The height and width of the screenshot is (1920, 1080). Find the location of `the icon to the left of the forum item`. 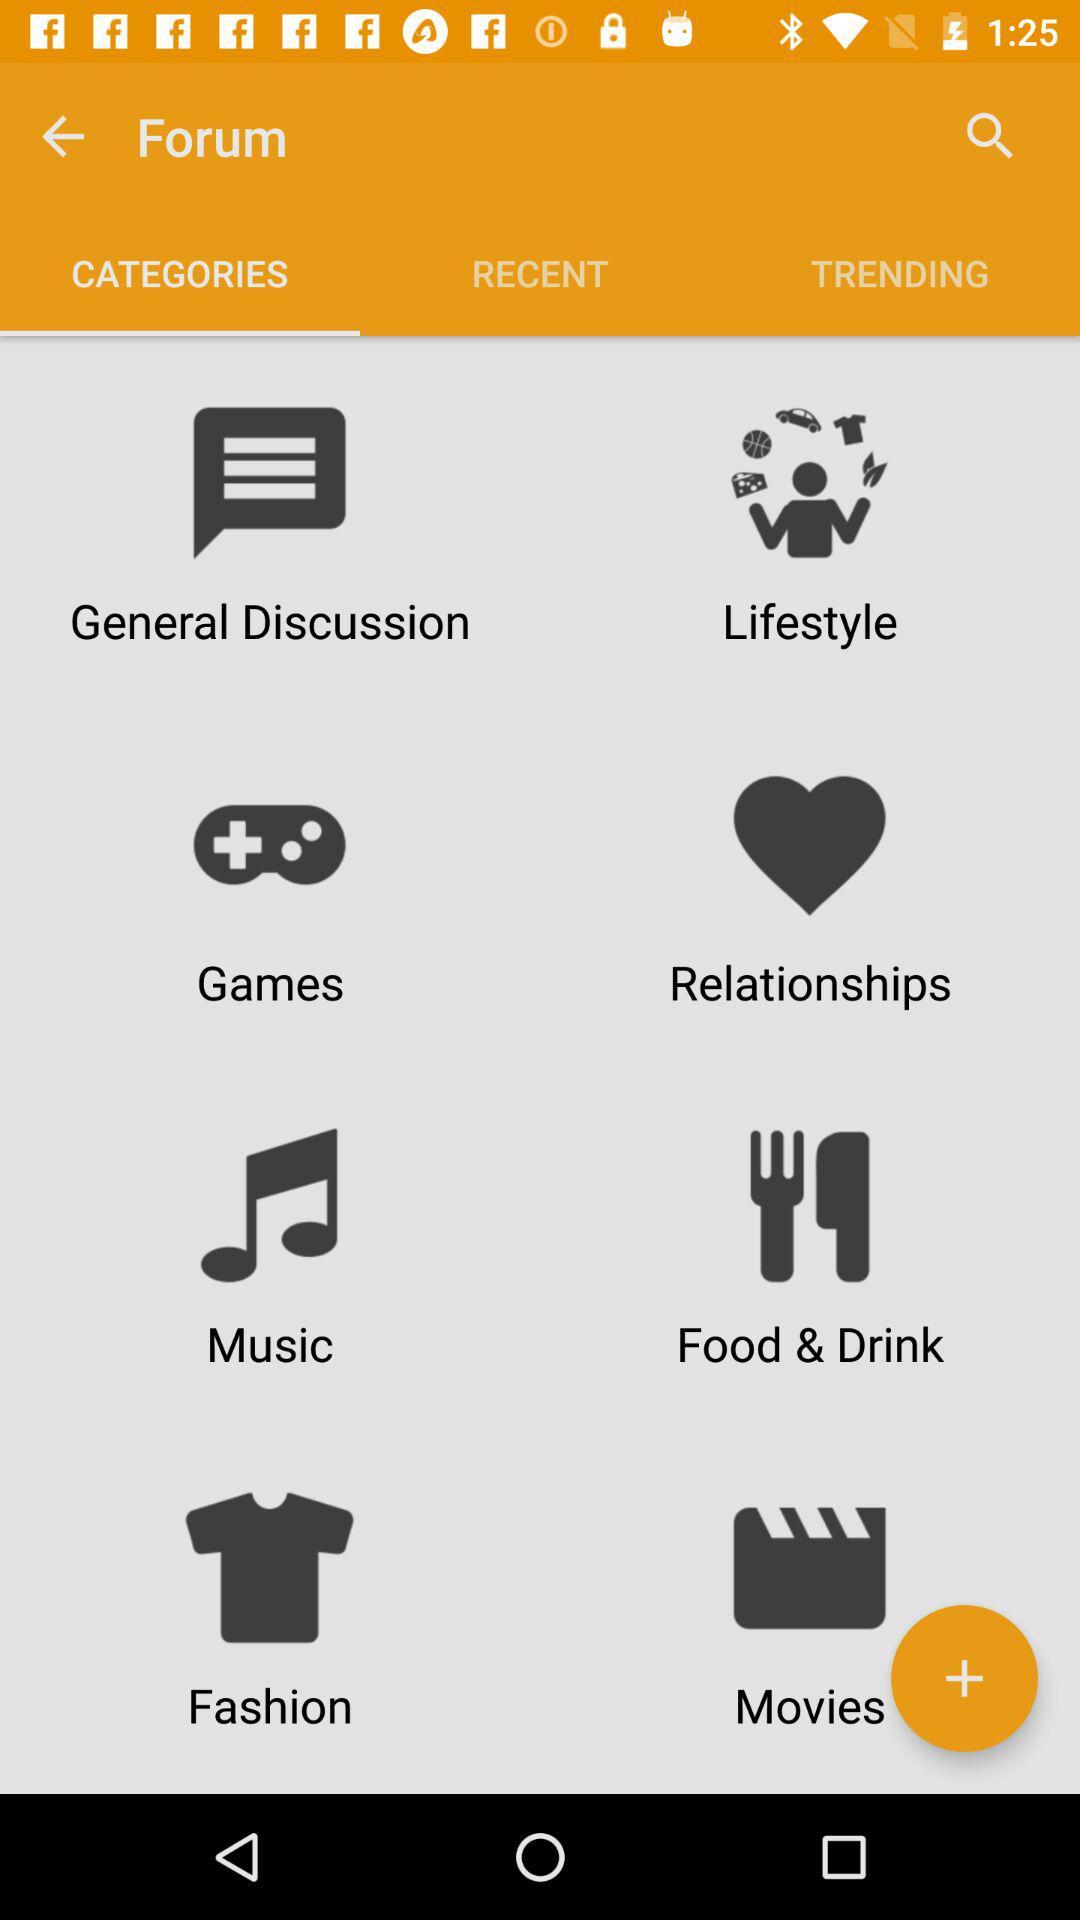

the icon to the left of the forum item is located at coordinates (61, 135).